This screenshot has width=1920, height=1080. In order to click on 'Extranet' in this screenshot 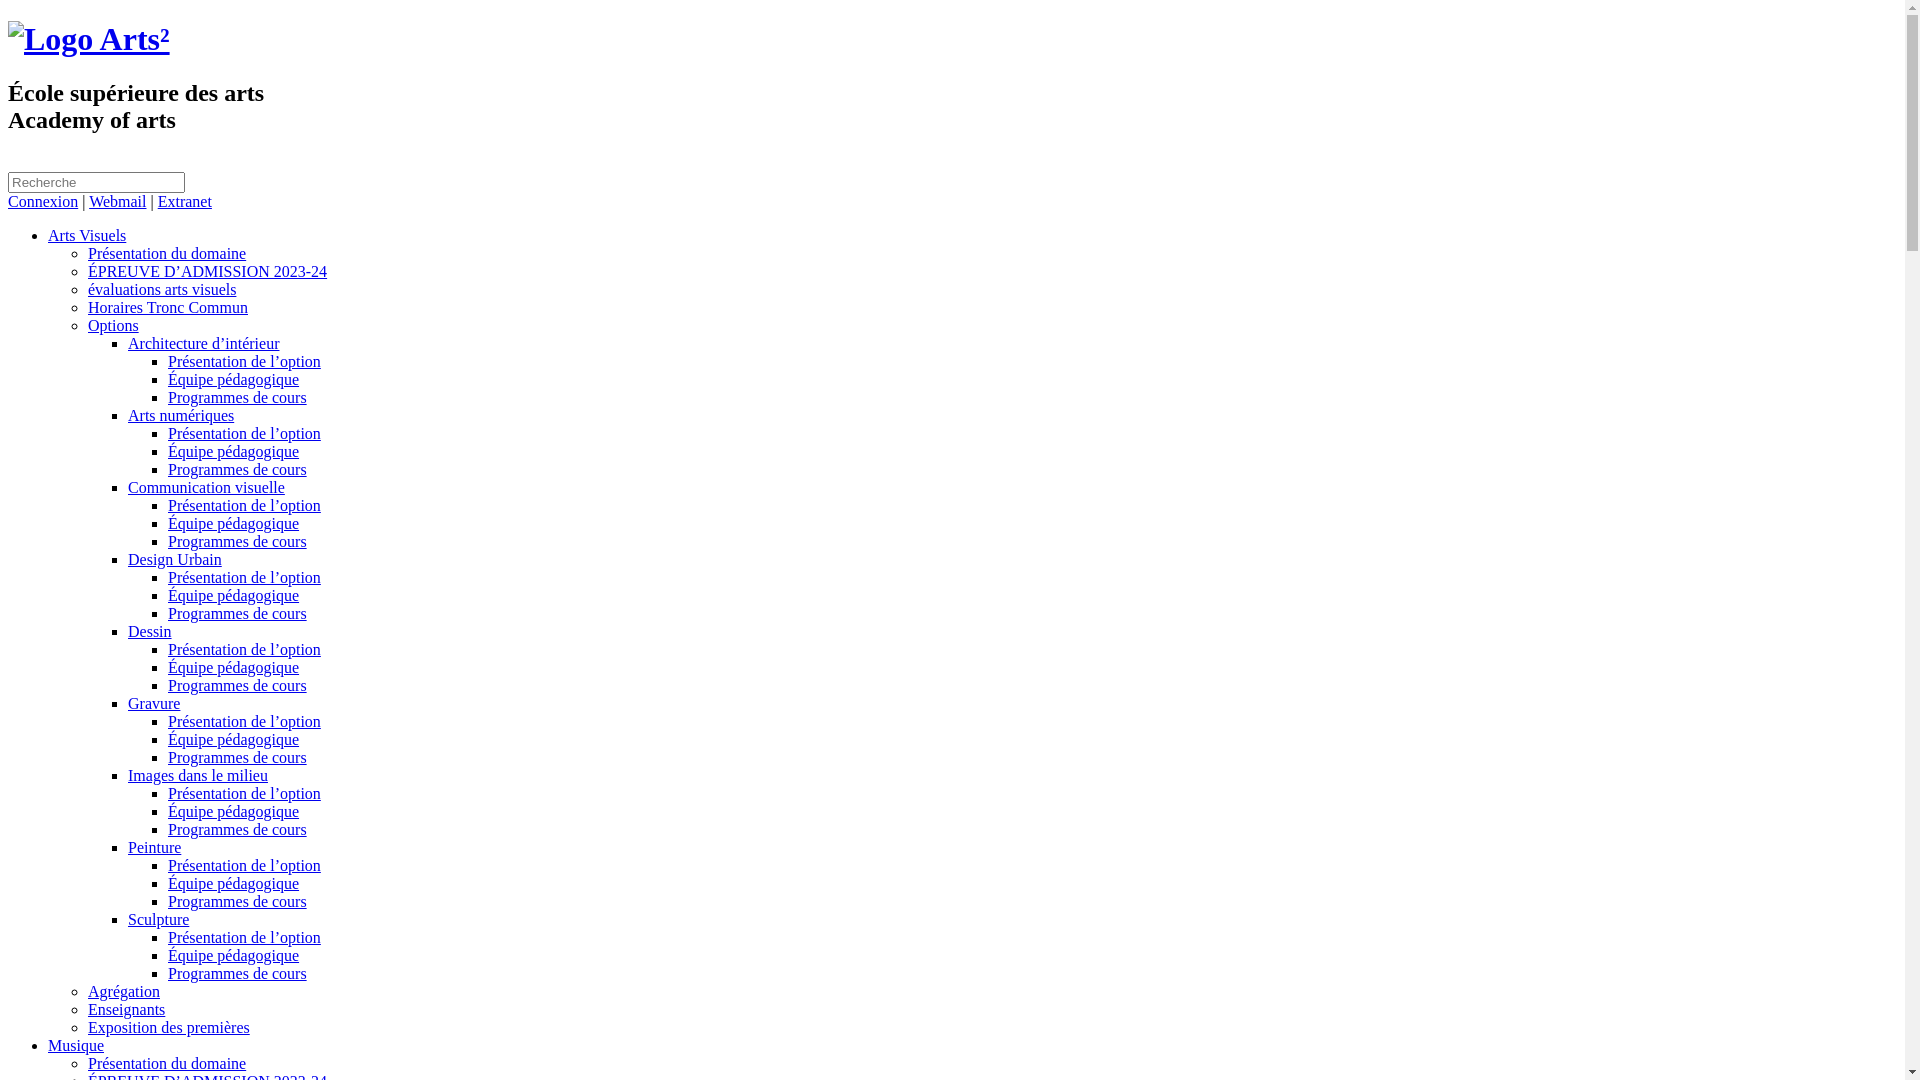, I will do `click(185, 201)`.